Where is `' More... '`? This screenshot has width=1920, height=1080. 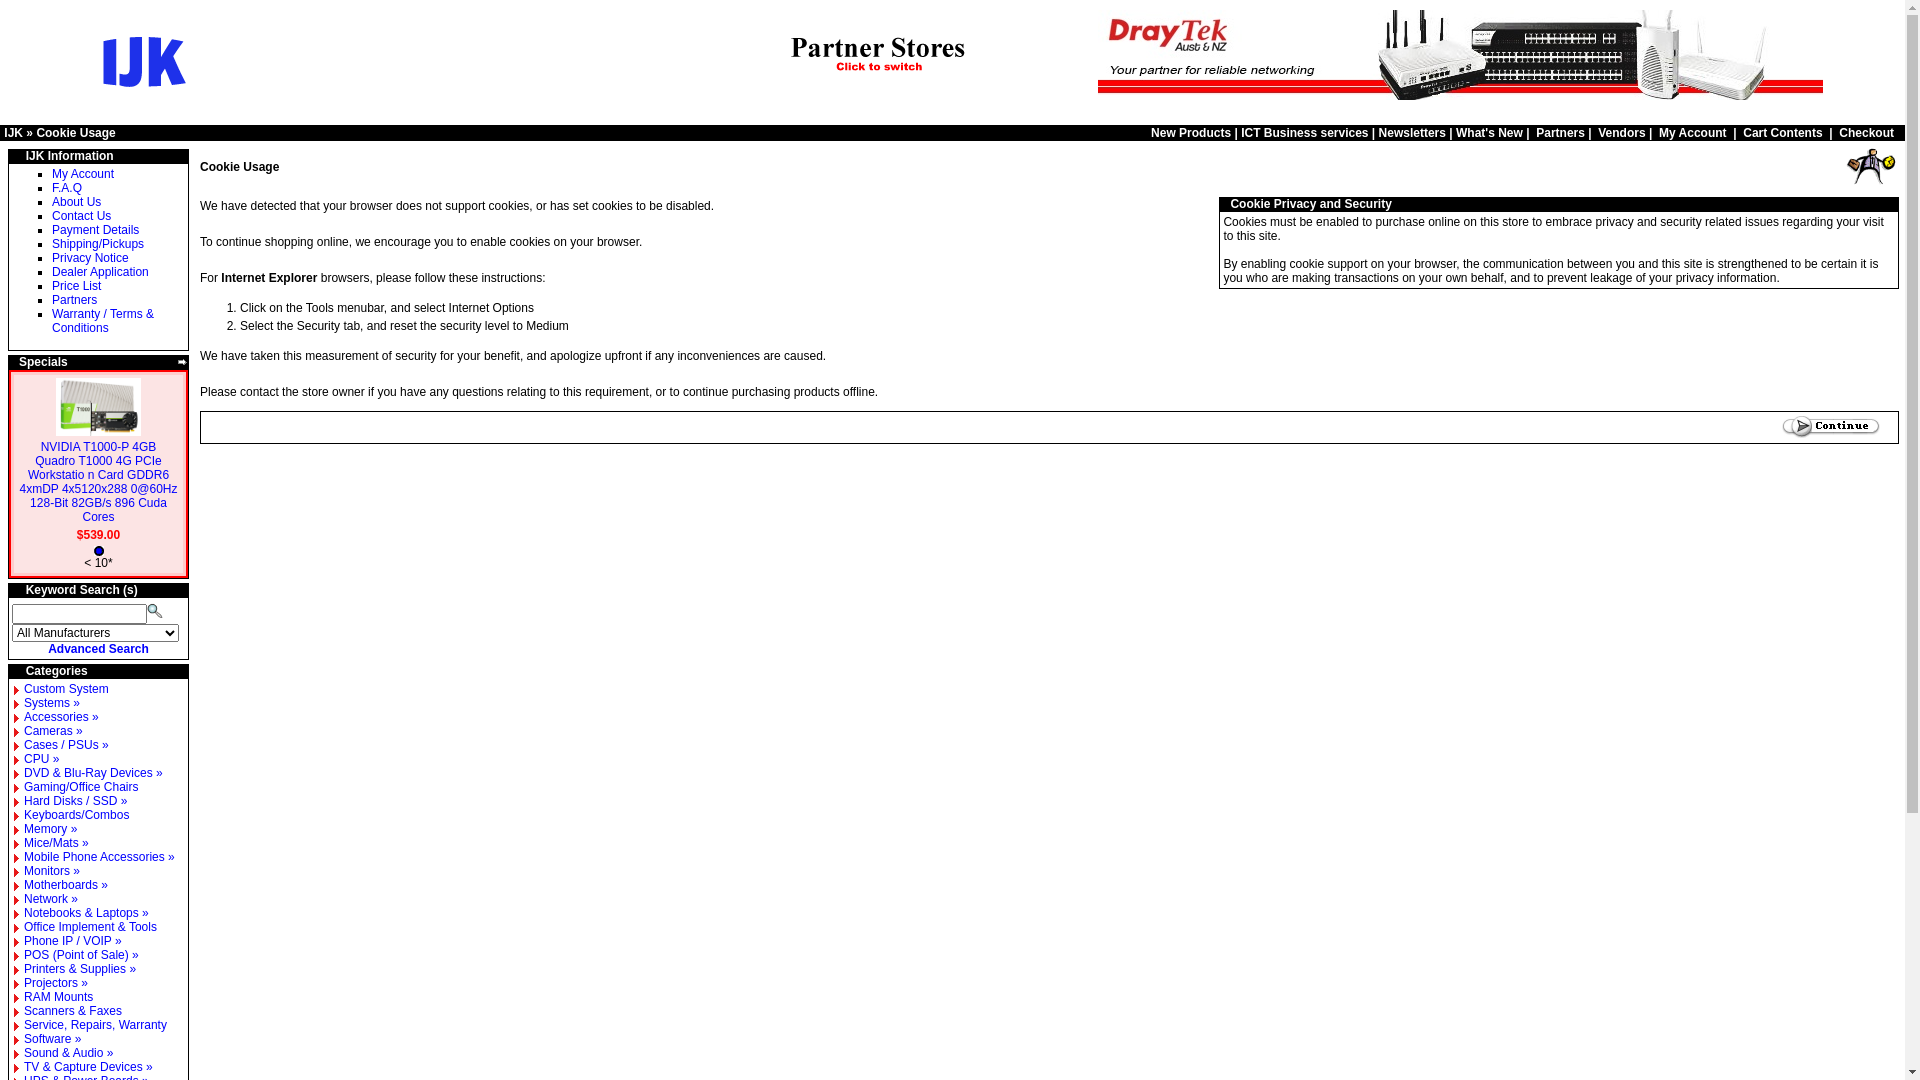
' More... ' is located at coordinates (182, 362).